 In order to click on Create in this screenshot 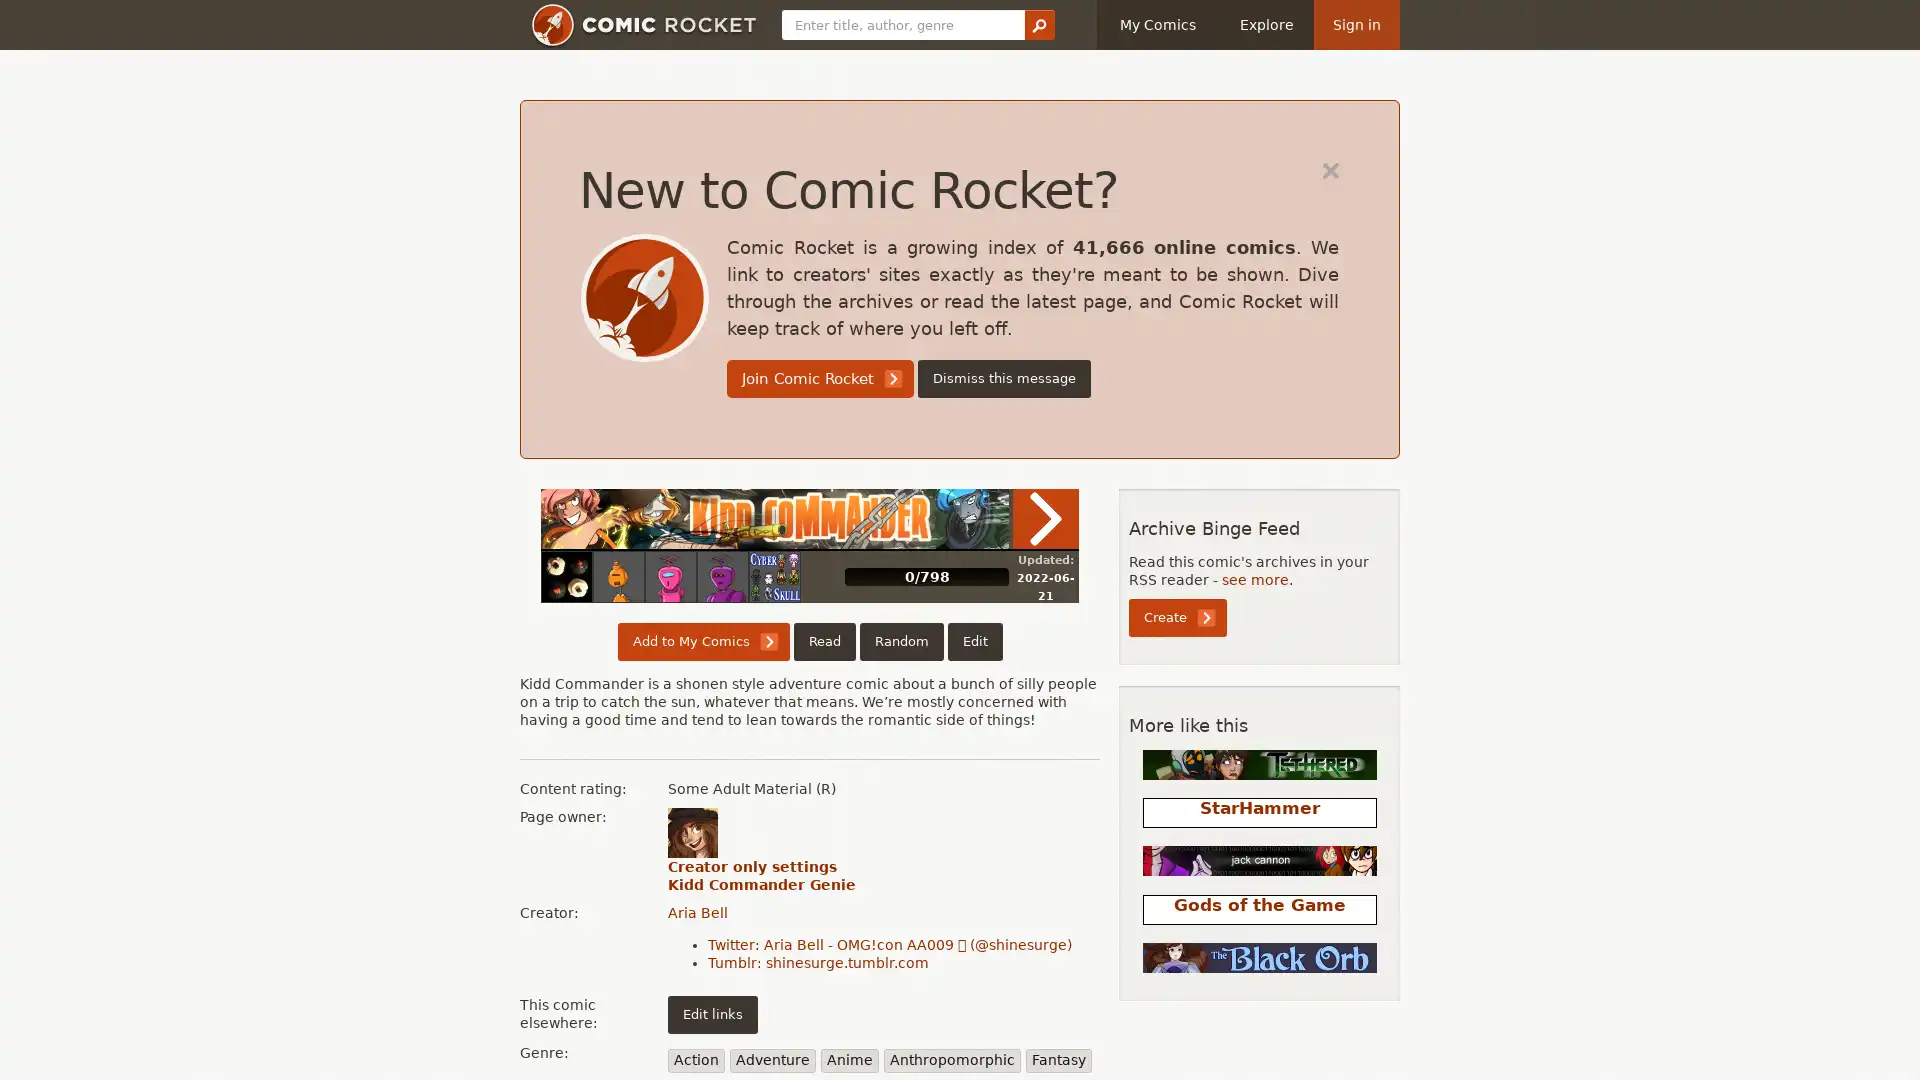, I will do `click(1177, 616)`.